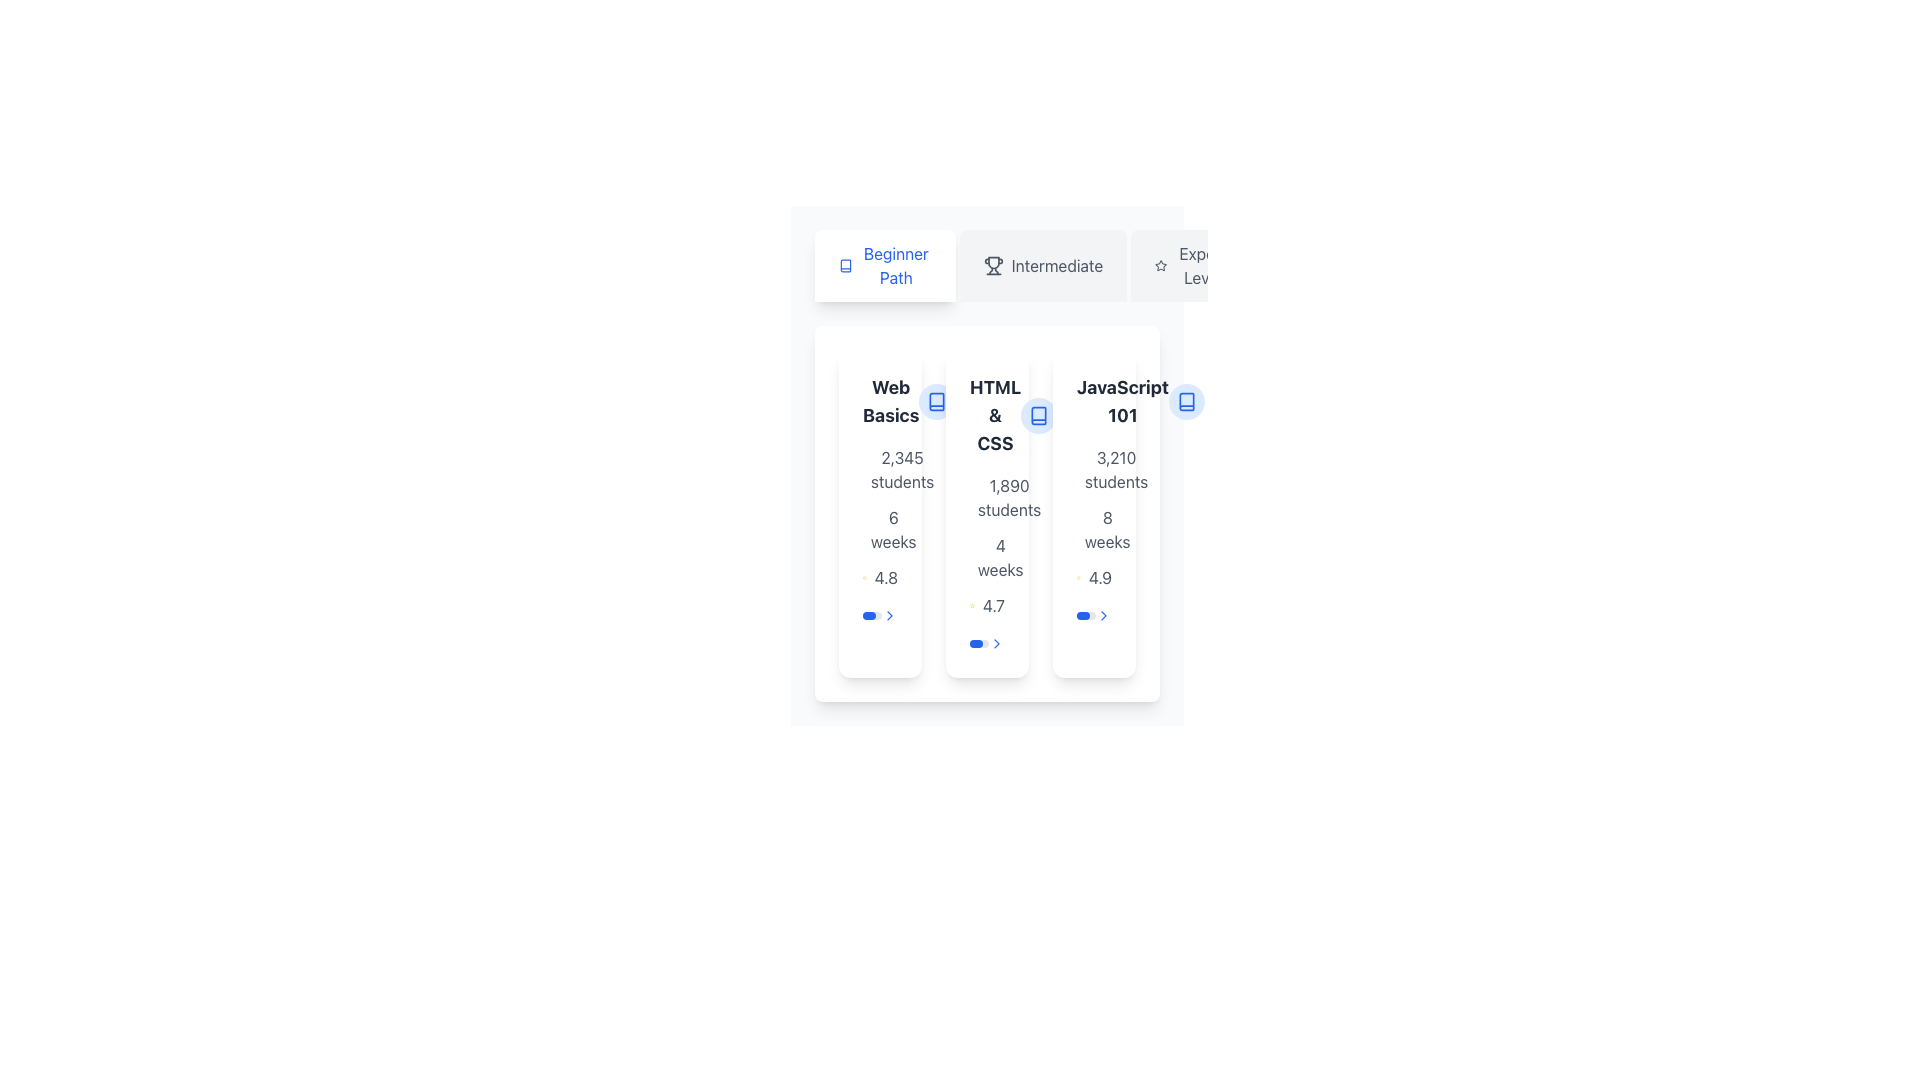 This screenshot has width=1920, height=1080. I want to click on the text label displaying 'JavaScript 101', which is prominently styled in bold gray font at the top center of a course information card, so click(1123, 401).